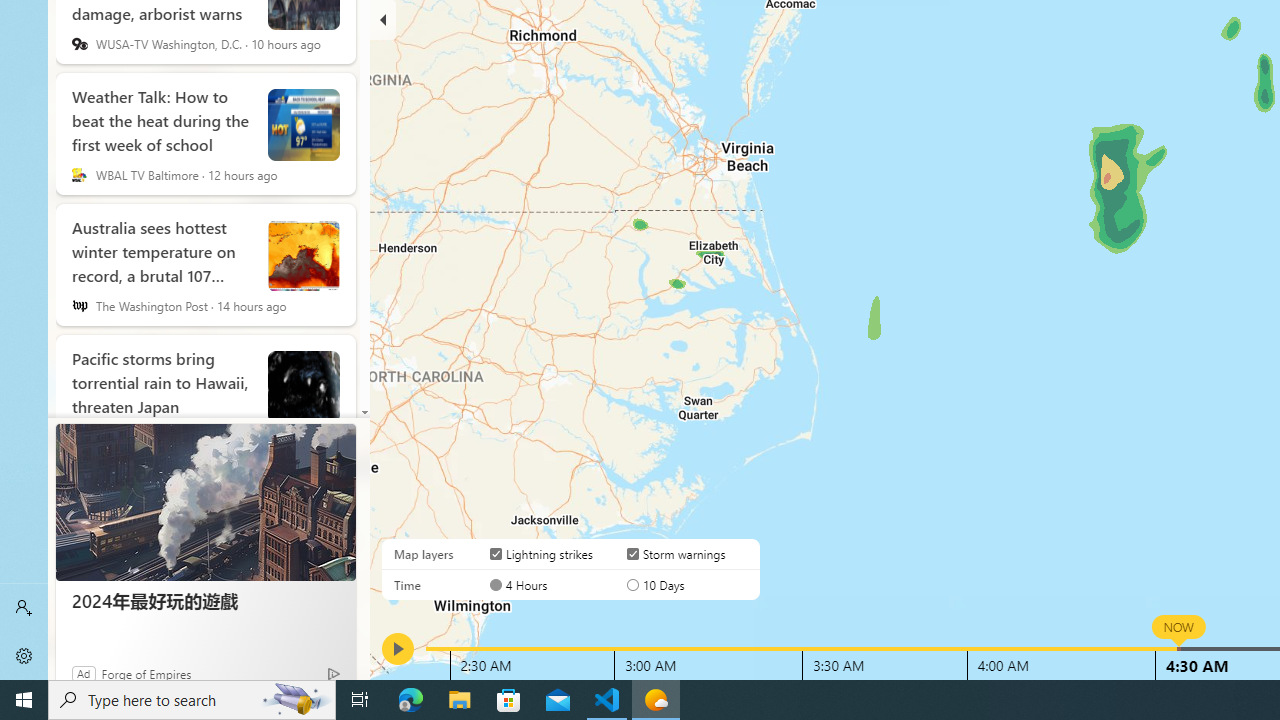 This screenshot has height=720, width=1280. Describe the element at coordinates (24, 607) in the screenshot. I see `'Sign in'` at that location.